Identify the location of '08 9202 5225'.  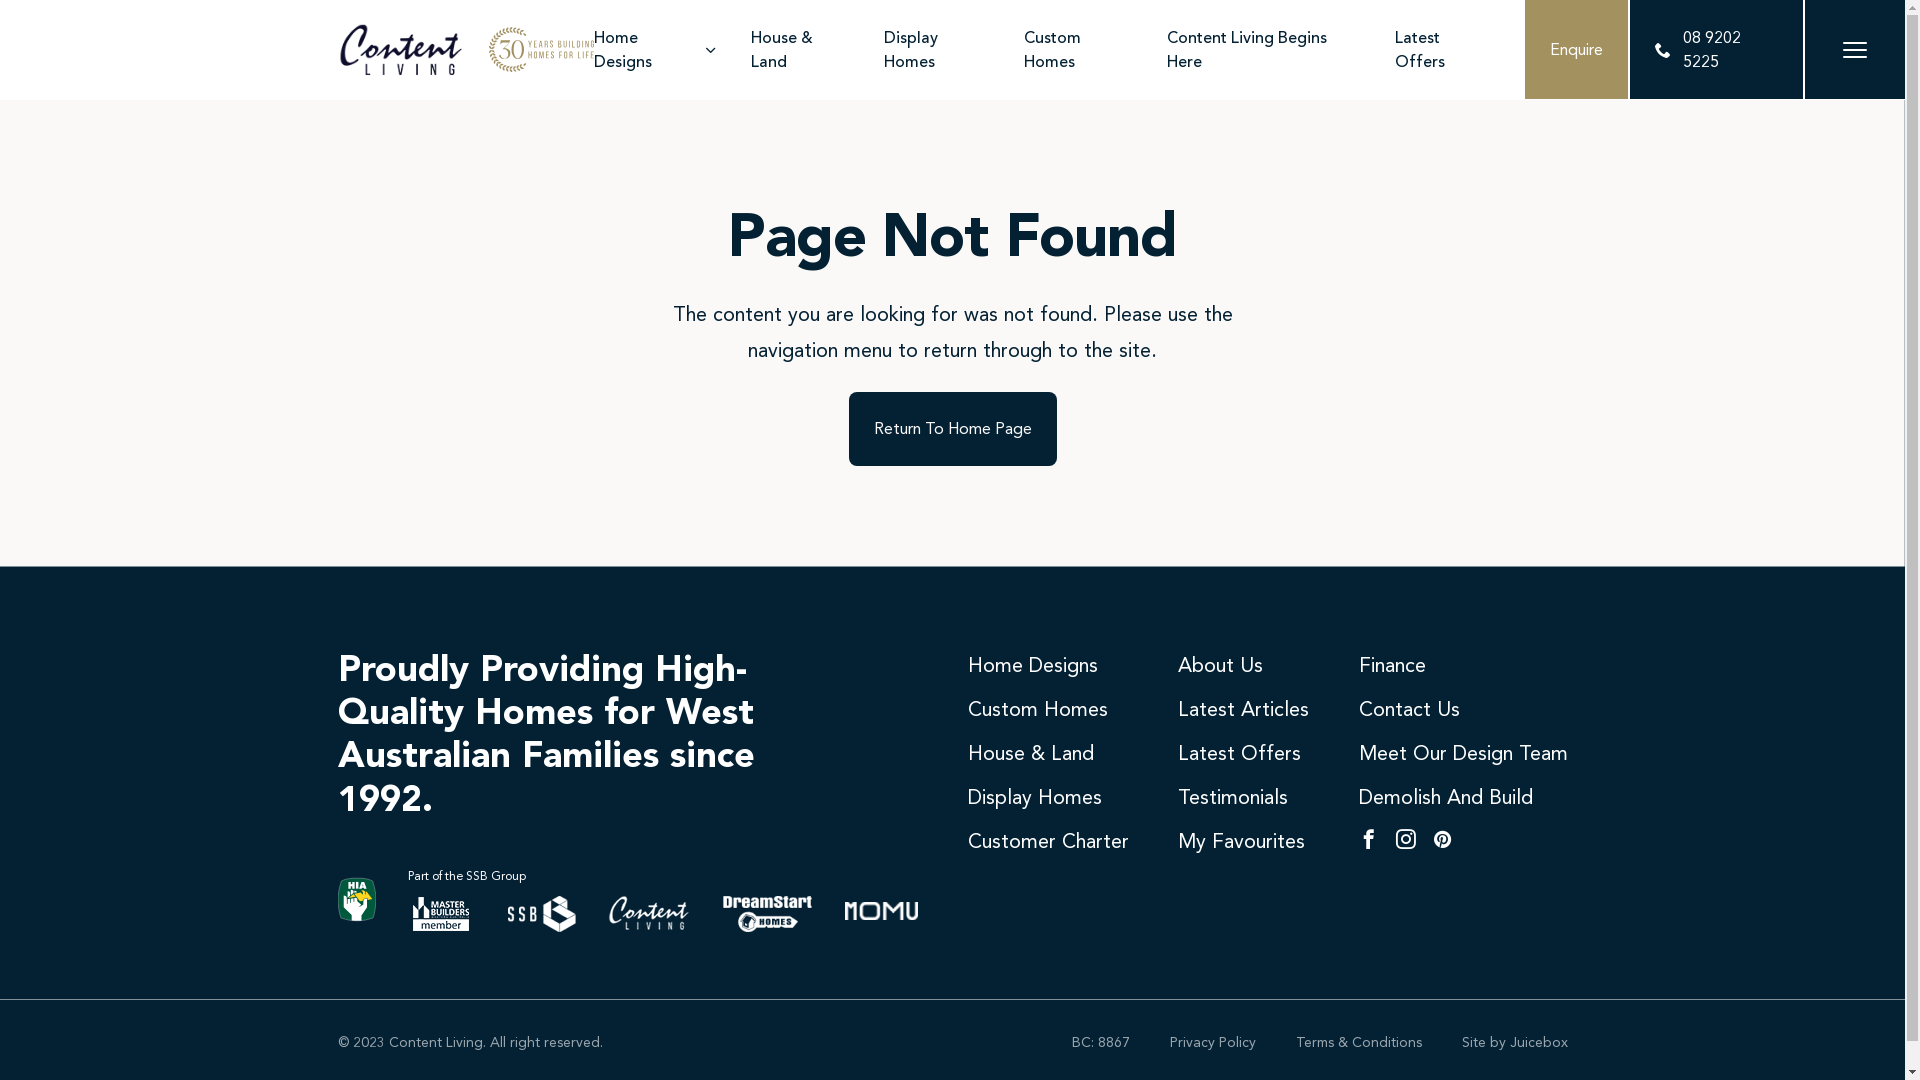
(1715, 48).